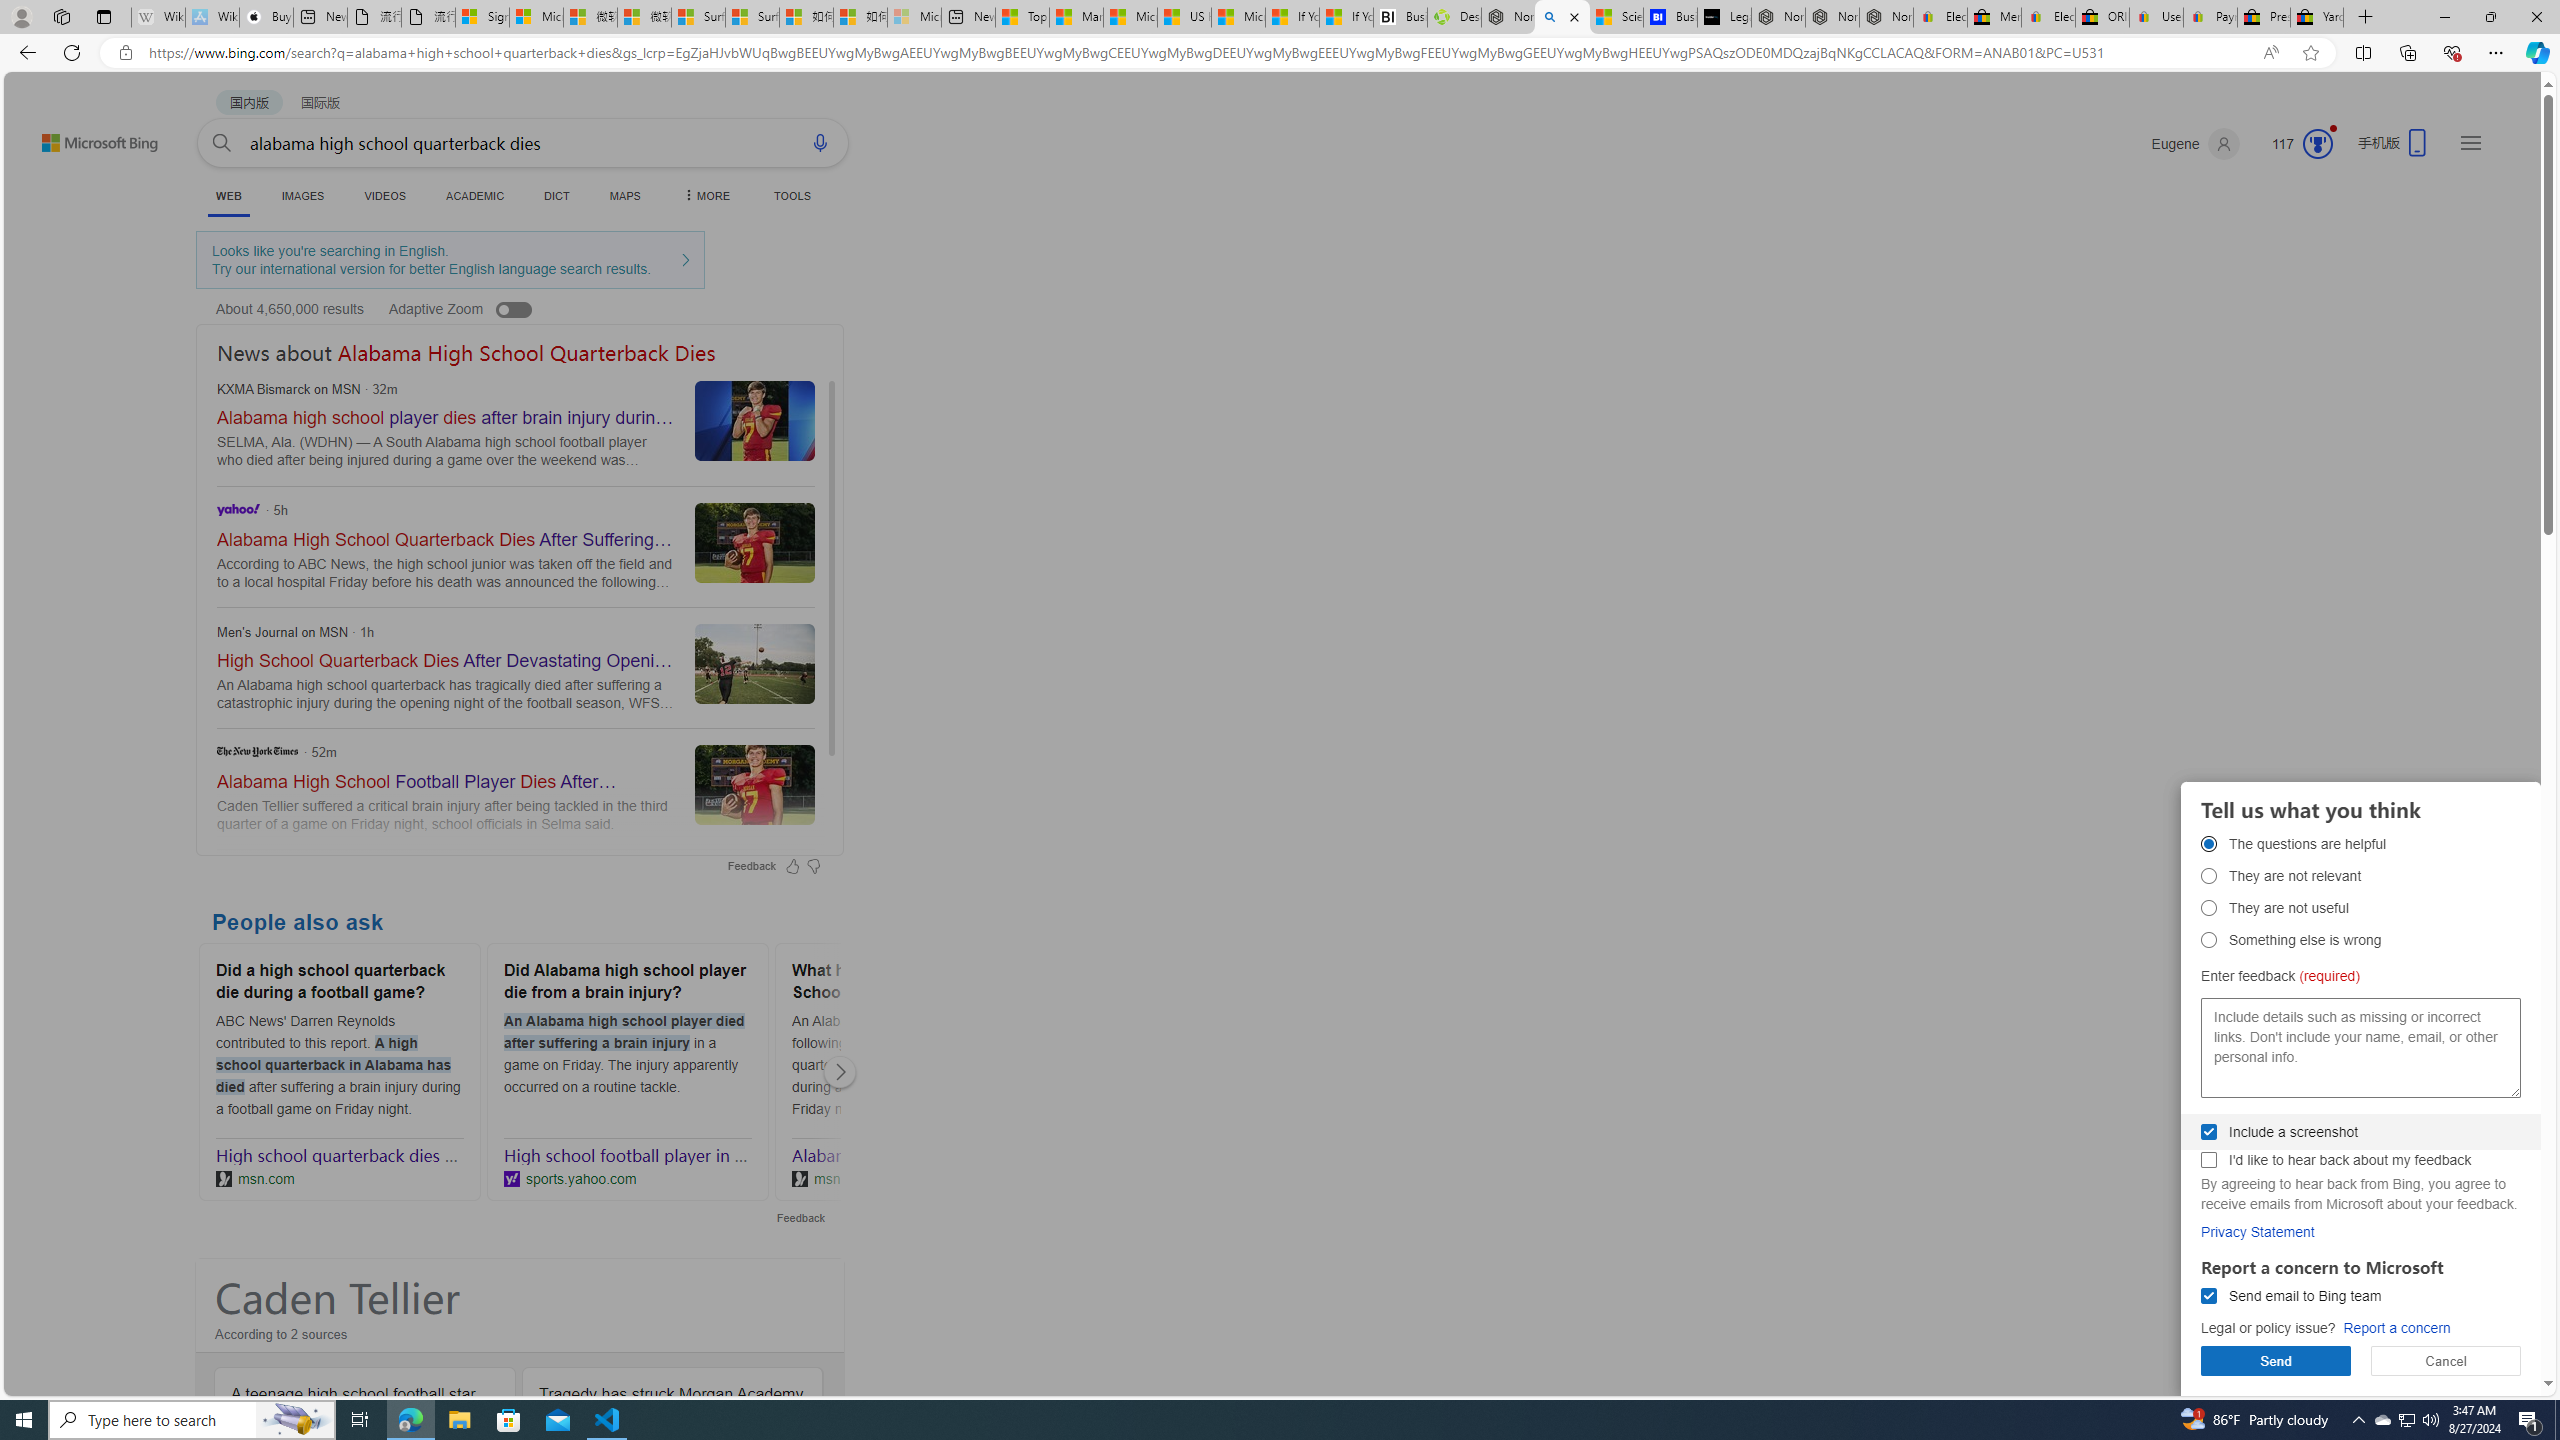 This screenshot has height=1440, width=2560. I want to click on 'The questions are helpful The questions are helpful', so click(2209, 843).